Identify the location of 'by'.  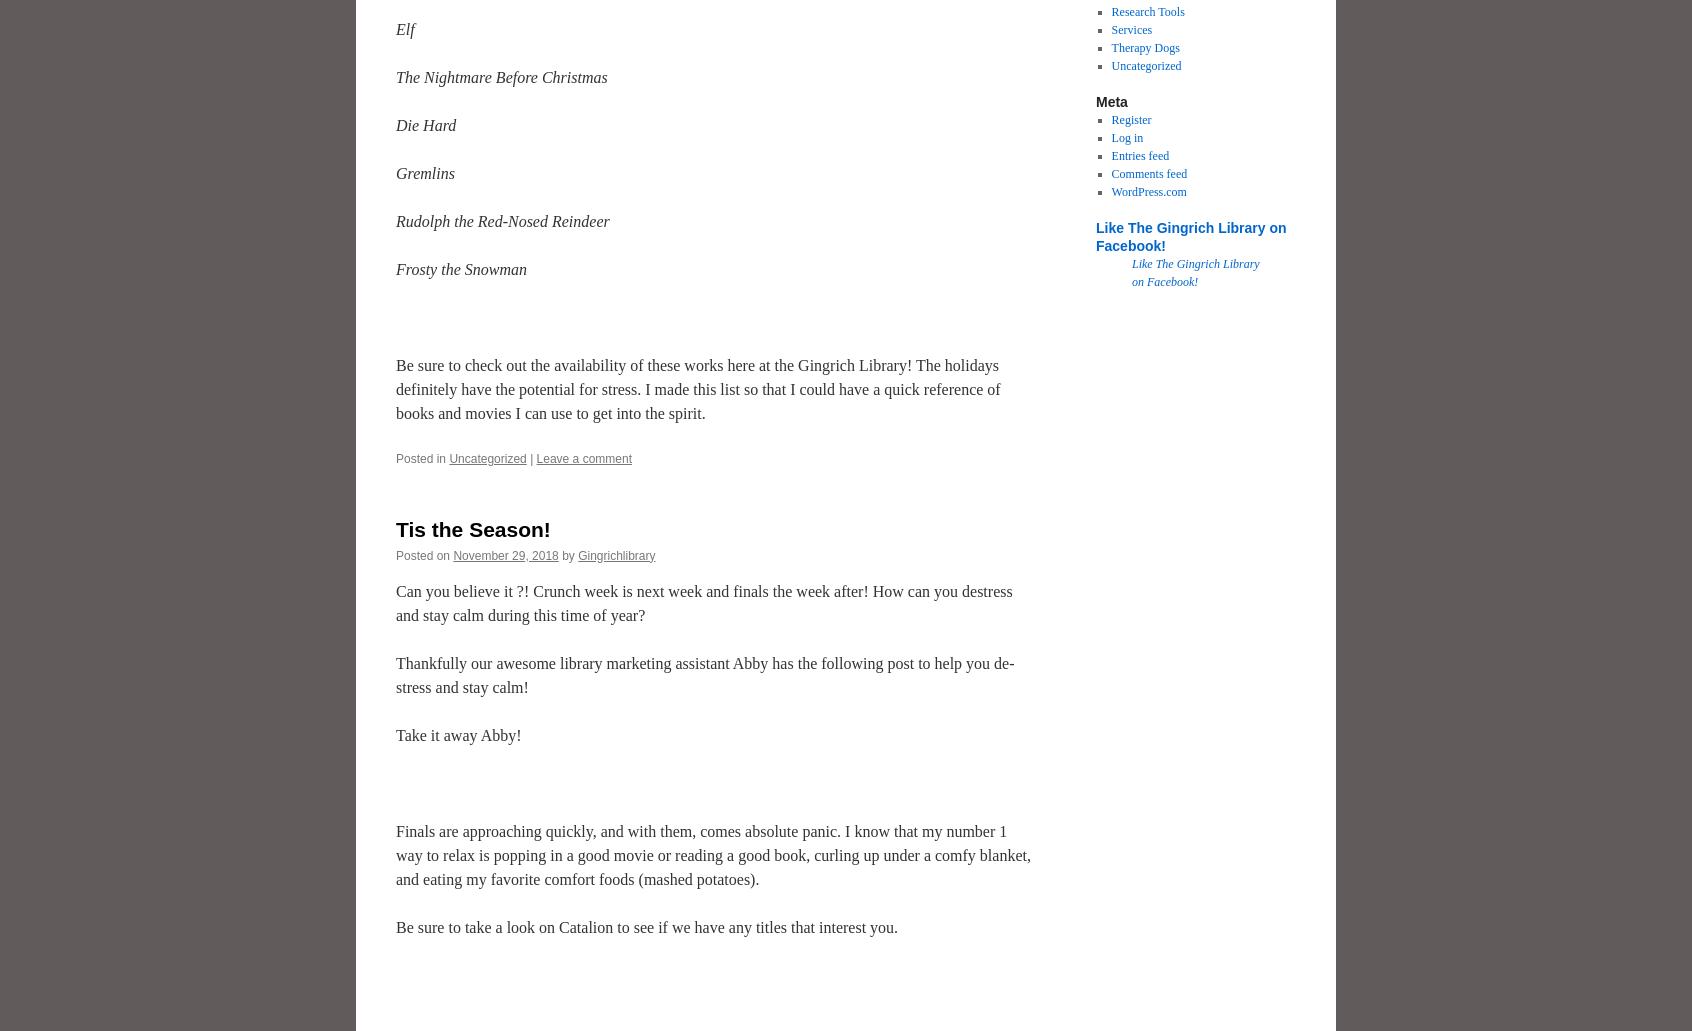
(567, 553).